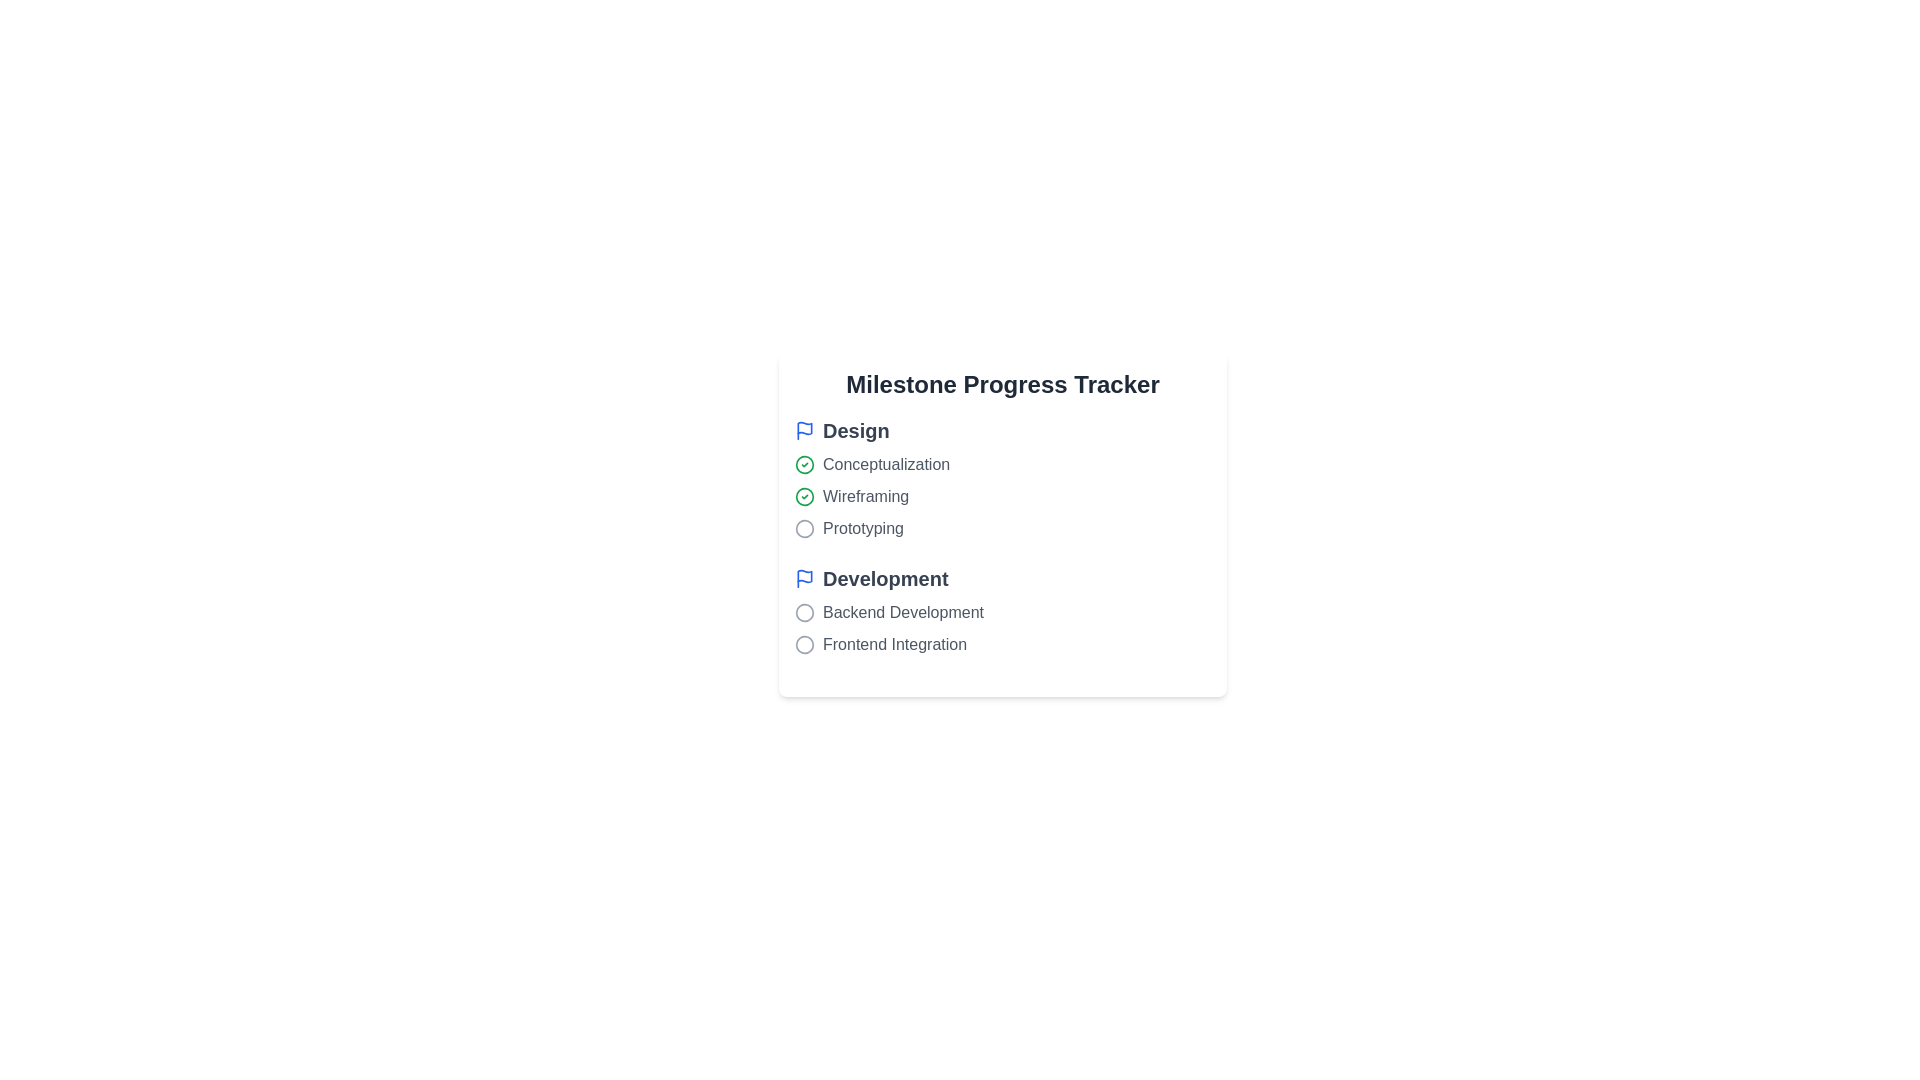 The image size is (1920, 1080). What do you see at coordinates (805, 465) in the screenshot?
I see `the completion icon indicating that the 'Conceptualization' task has been completed to associate its status with the task` at bounding box center [805, 465].